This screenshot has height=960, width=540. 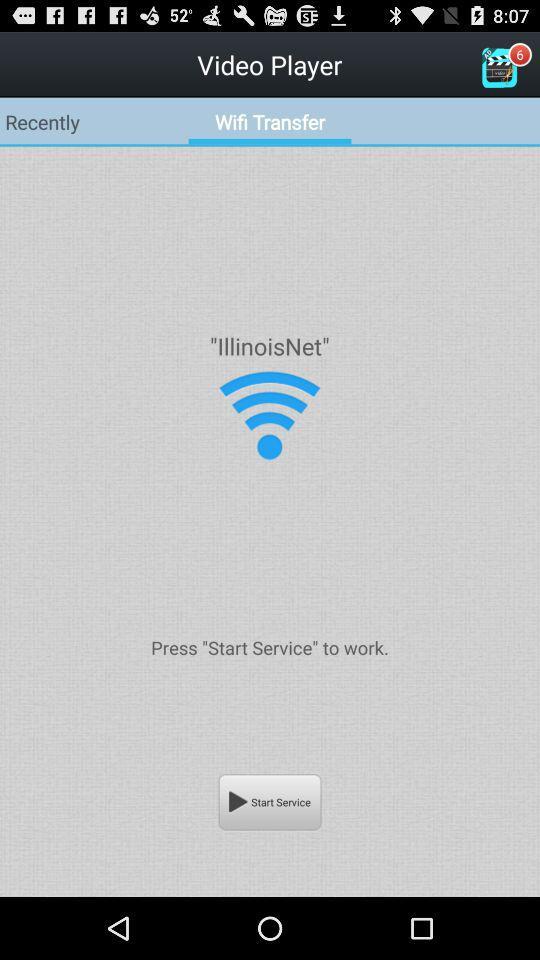 I want to click on the network_wifi icon, so click(x=269, y=445).